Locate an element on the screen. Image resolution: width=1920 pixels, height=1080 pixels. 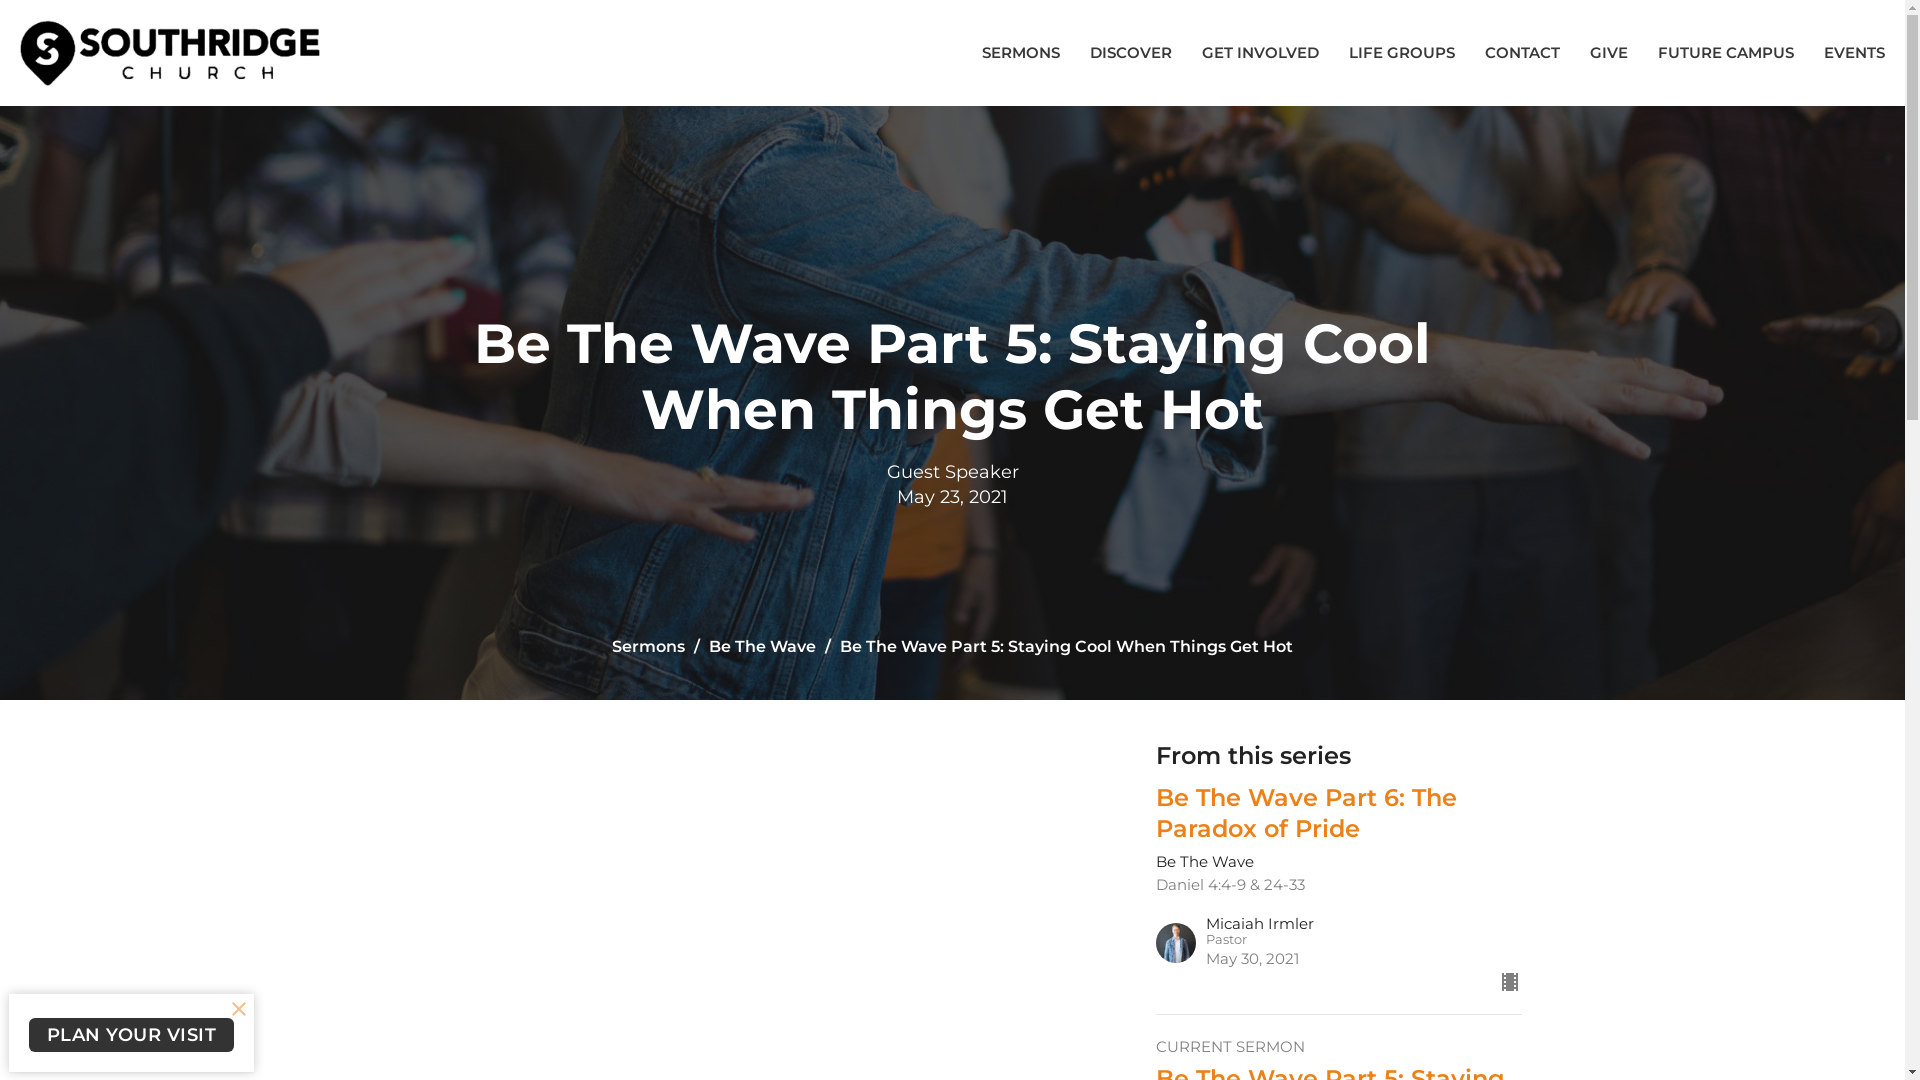
'PLAN YOUR VISIT' is located at coordinates (129, 1034).